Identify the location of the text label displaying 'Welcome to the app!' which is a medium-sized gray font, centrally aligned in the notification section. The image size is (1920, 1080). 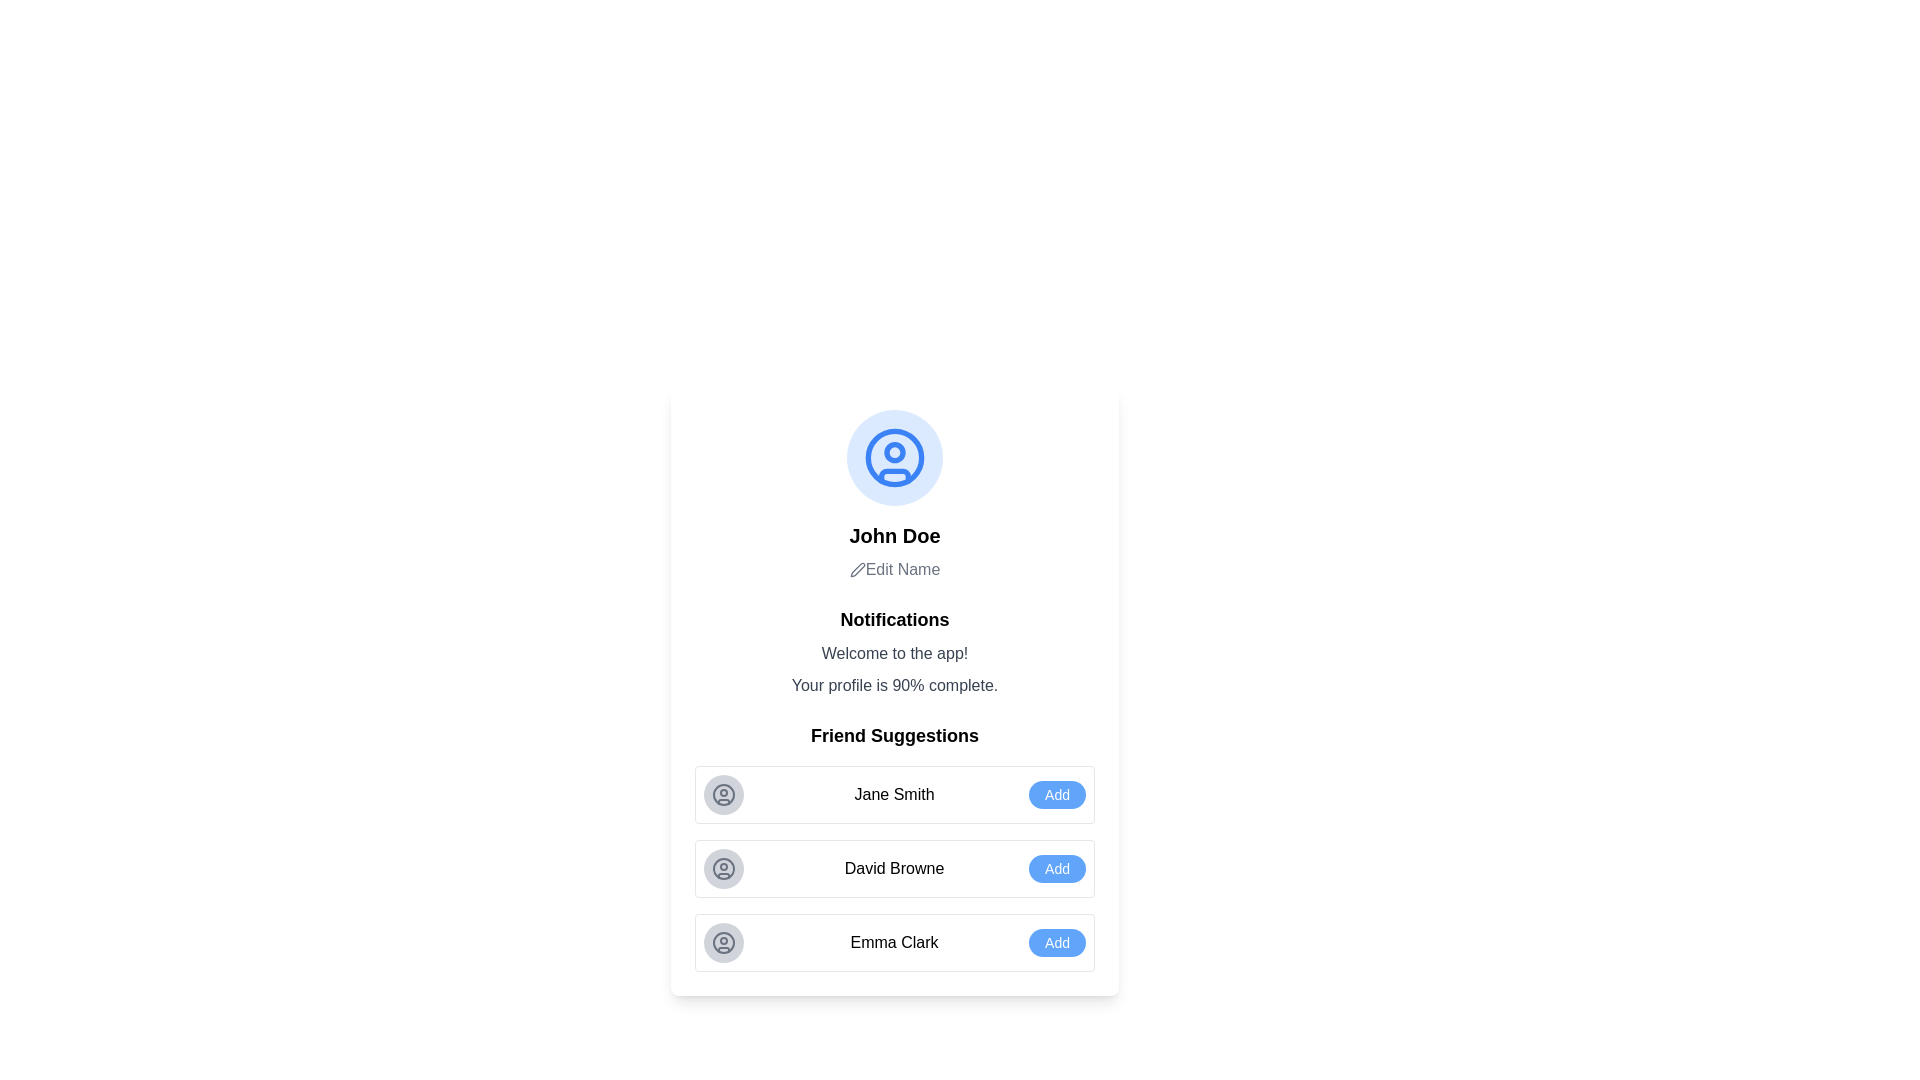
(893, 654).